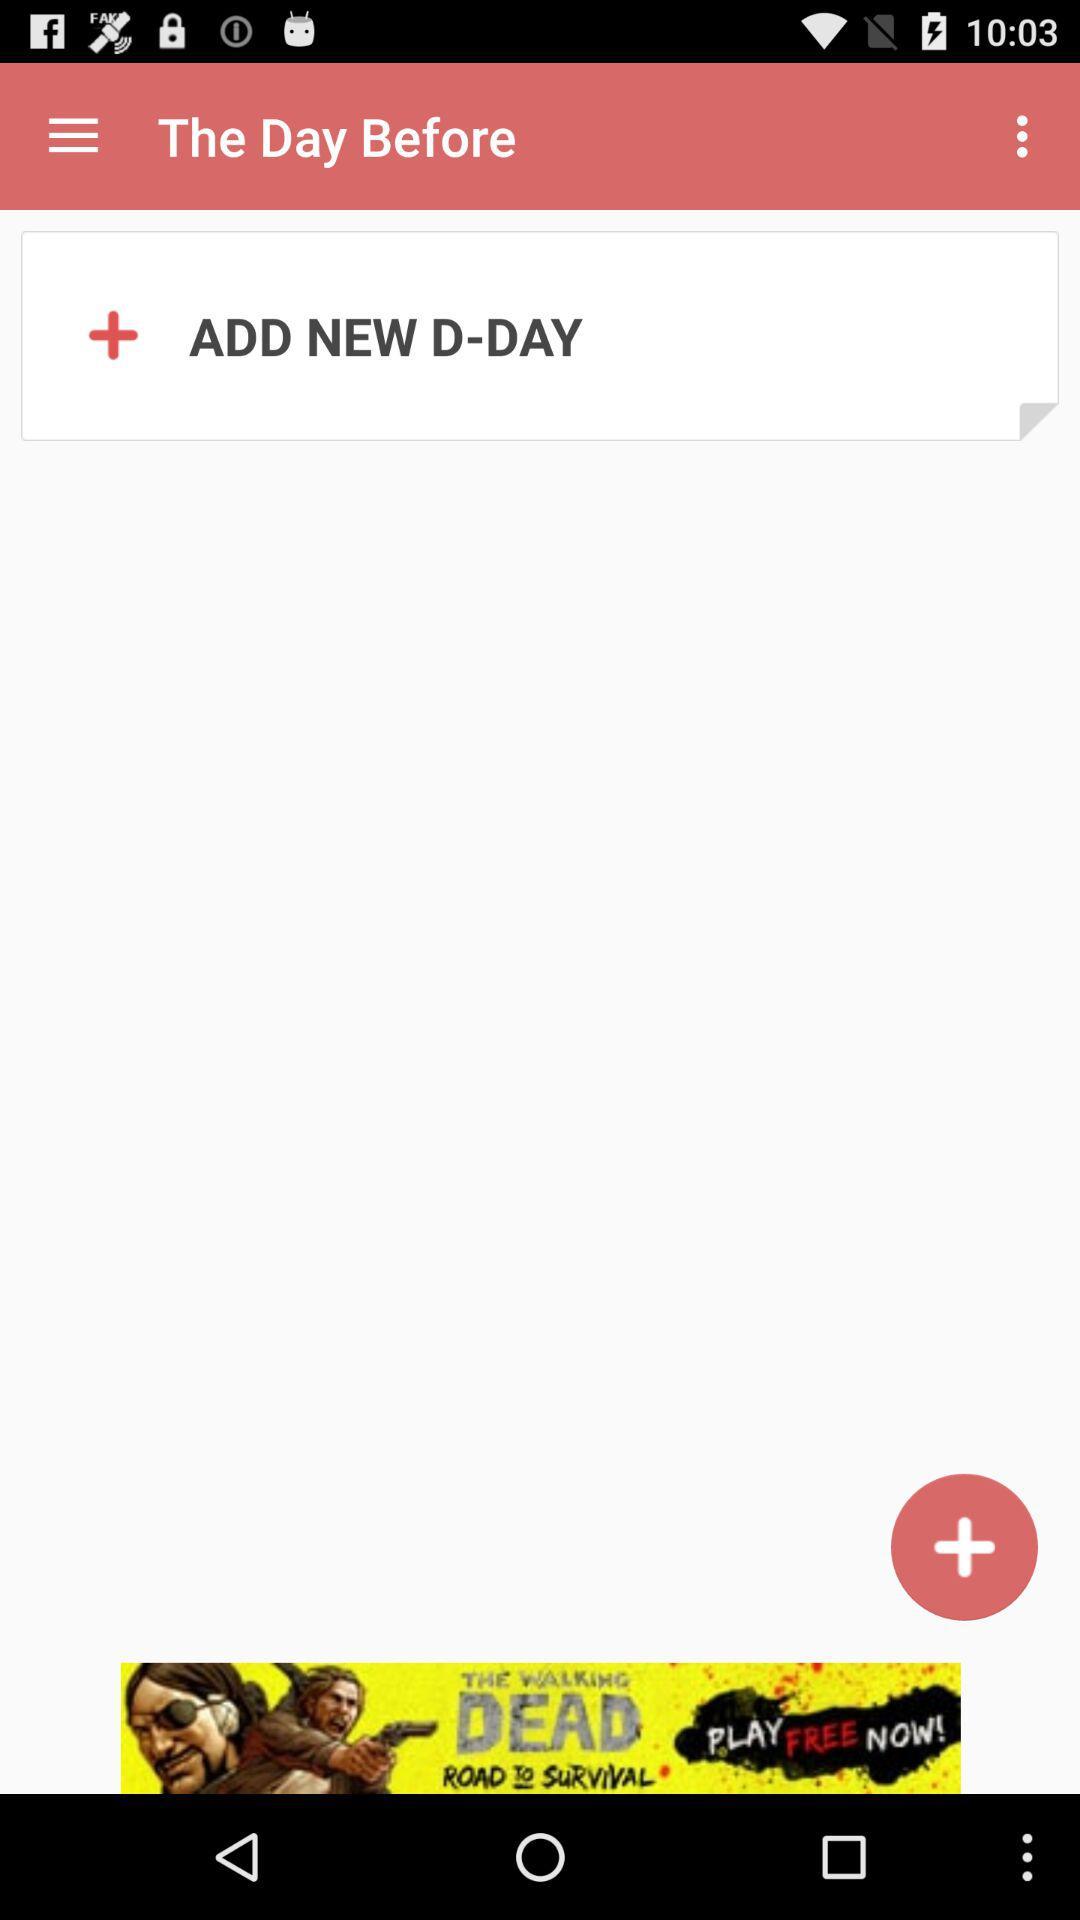 The width and height of the screenshot is (1080, 1920). What do you see at coordinates (963, 1656) in the screenshot?
I see `the add icon` at bounding box center [963, 1656].